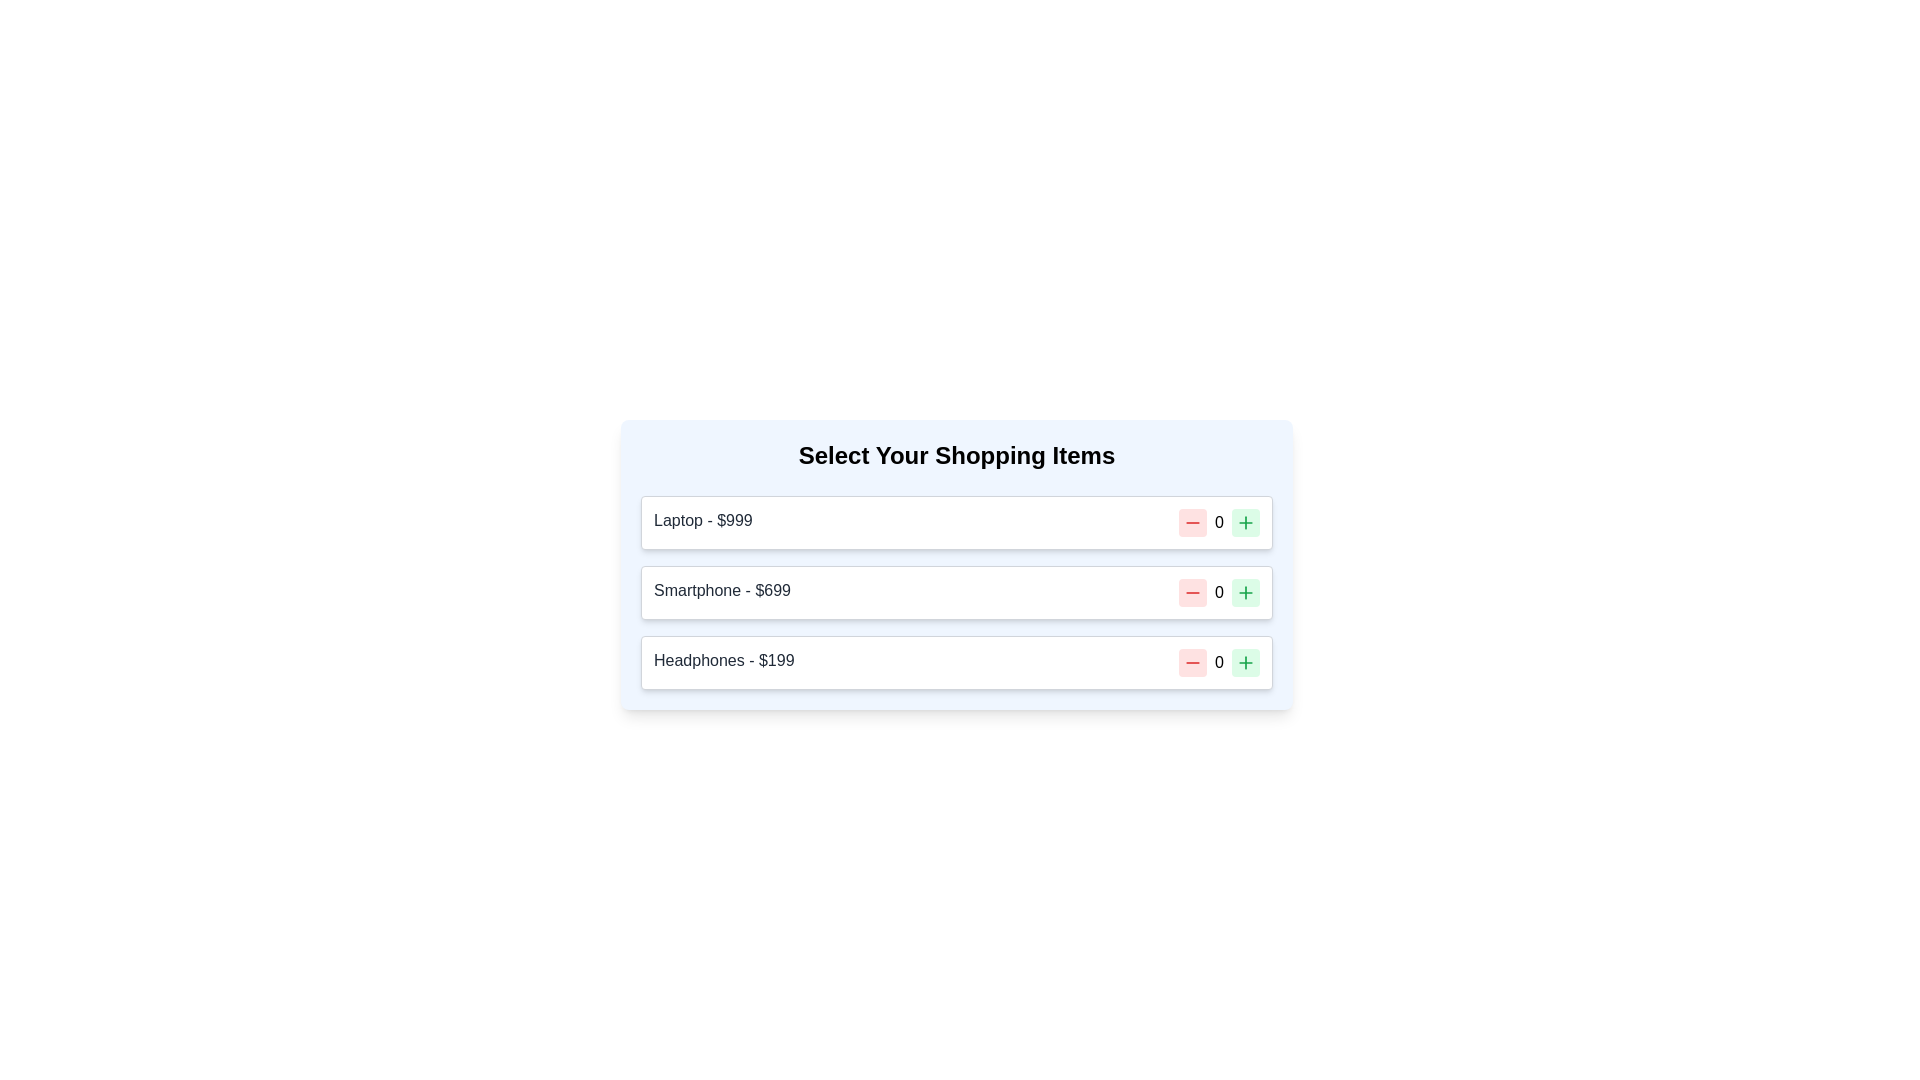 The width and height of the screenshot is (1920, 1080). What do you see at coordinates (1218, 522) in the screenshot?
I see `the central numeric indicator displaying the quantity value for the product 'Laptop - $999', which is located between the decrease button and increase button in the layout` at bounding box center [1218, 522].